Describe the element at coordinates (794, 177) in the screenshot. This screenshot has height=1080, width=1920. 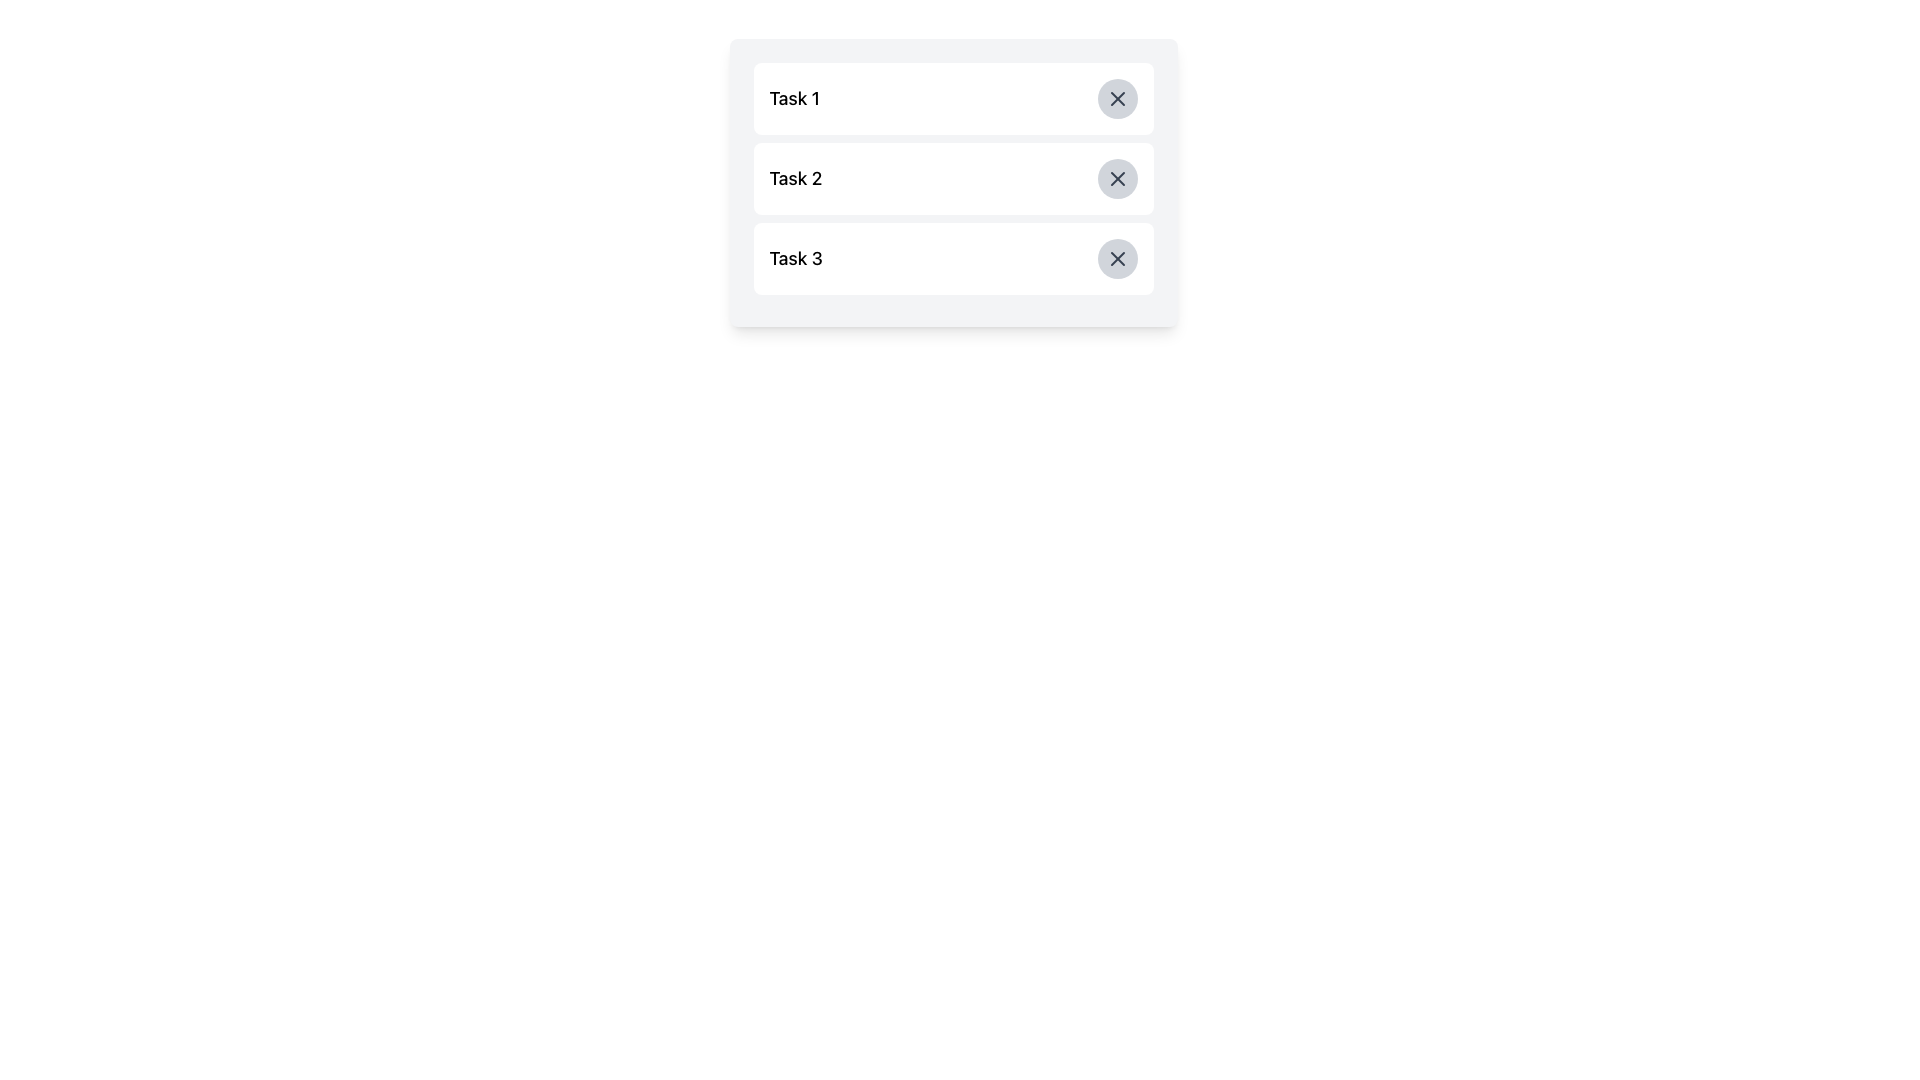
I see `the 'Task 2' text label which is a bold, medium-sized font element located in the second card of the vertical task list, positioned centrally and aligned to the left of the interactive 'X' button` at that location.